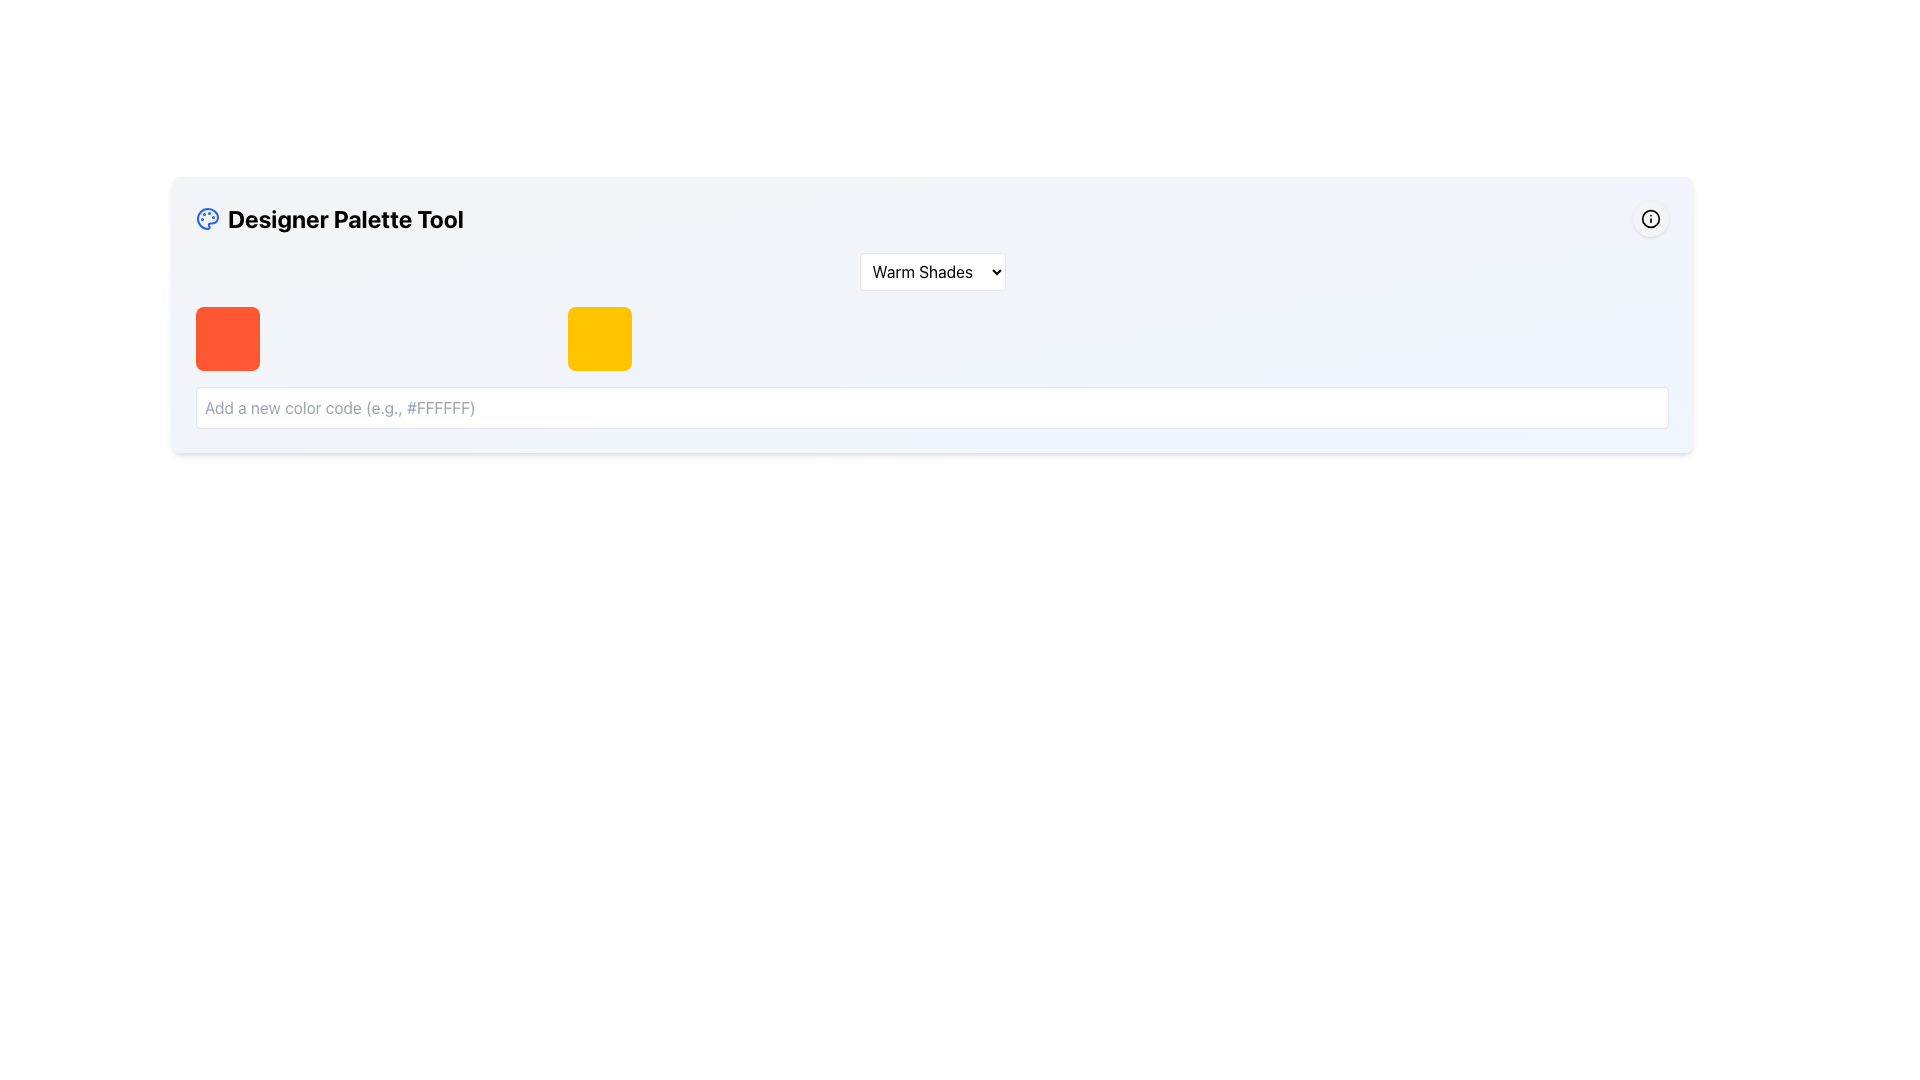  I want to click on the hollow circle in the upper-right corner of the interface, which is part of the tooltip symbol, so click(1651, 219).